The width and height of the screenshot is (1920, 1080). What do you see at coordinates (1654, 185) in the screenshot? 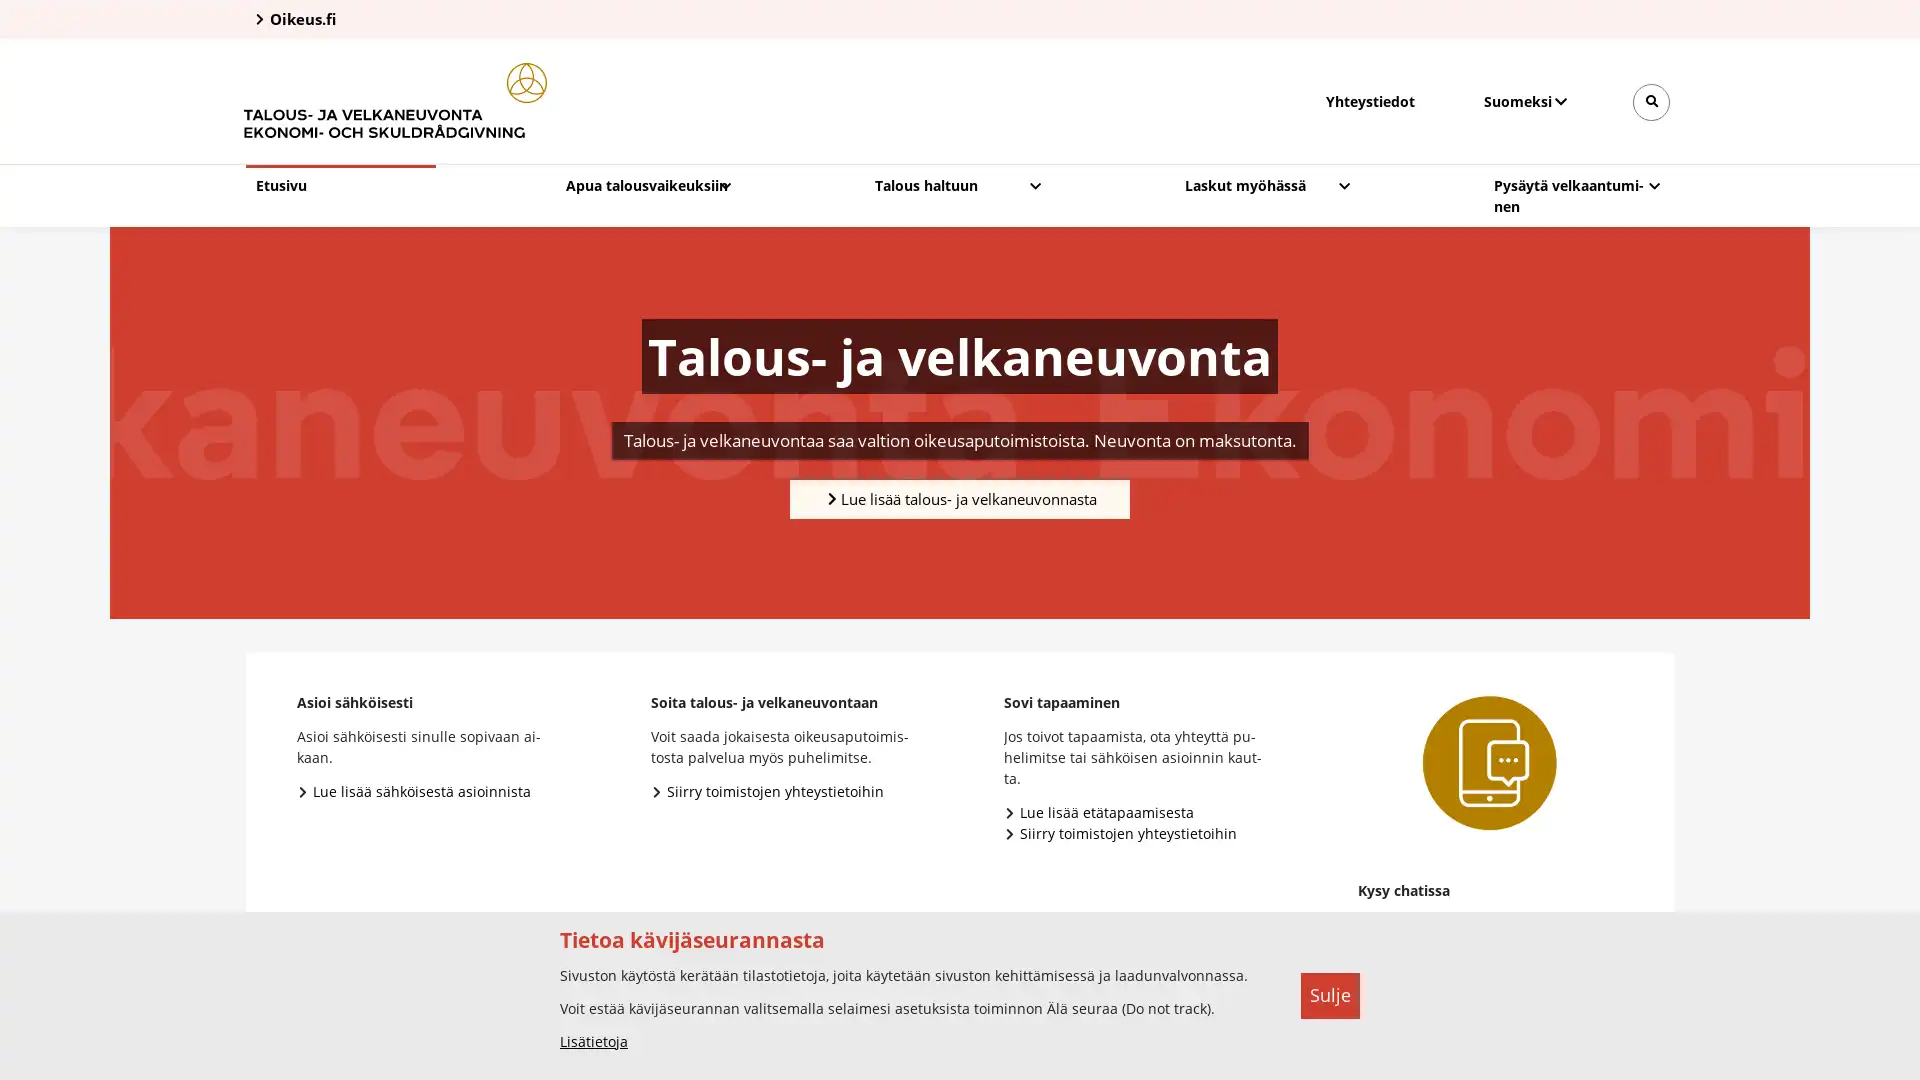
I see `Avaa pudotusvalikko` at bounding box center [1654, 185].